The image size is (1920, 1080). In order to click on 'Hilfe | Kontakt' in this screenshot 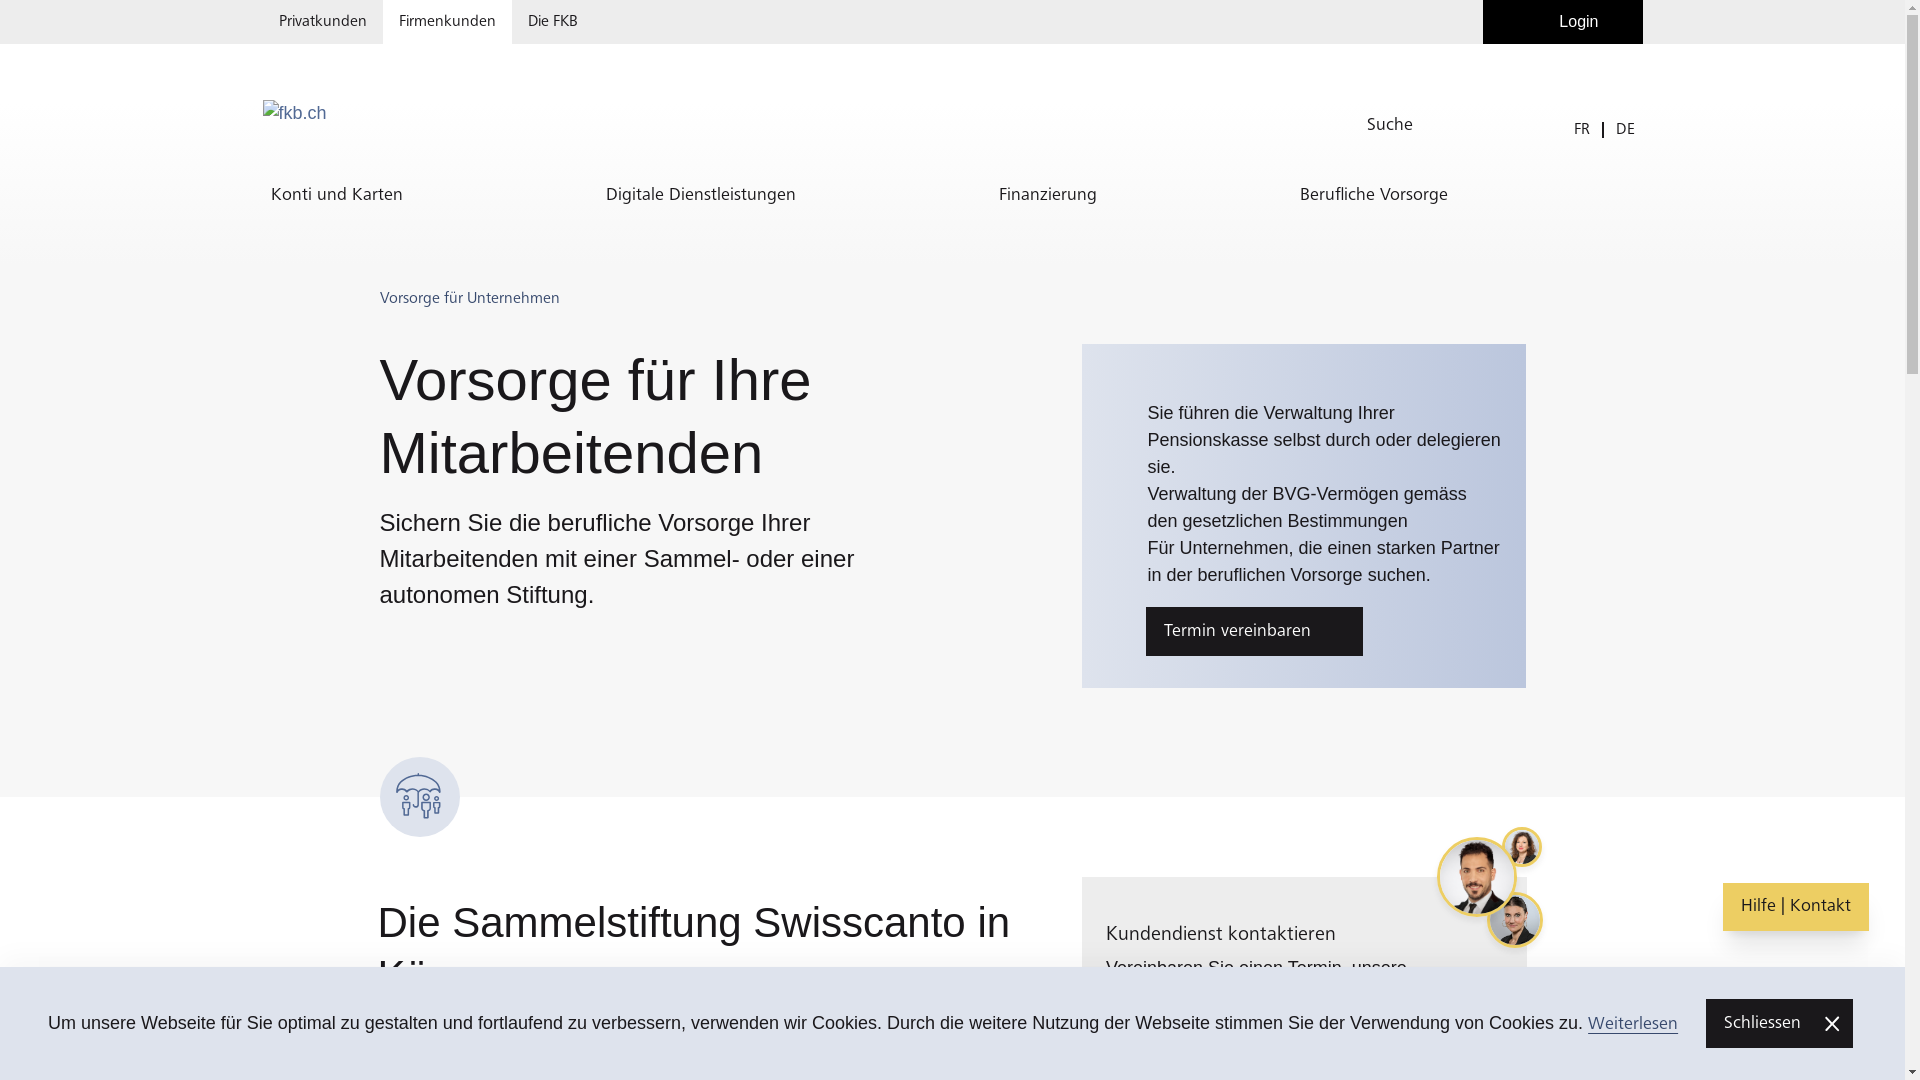, I will do `click(1795, 907)`.